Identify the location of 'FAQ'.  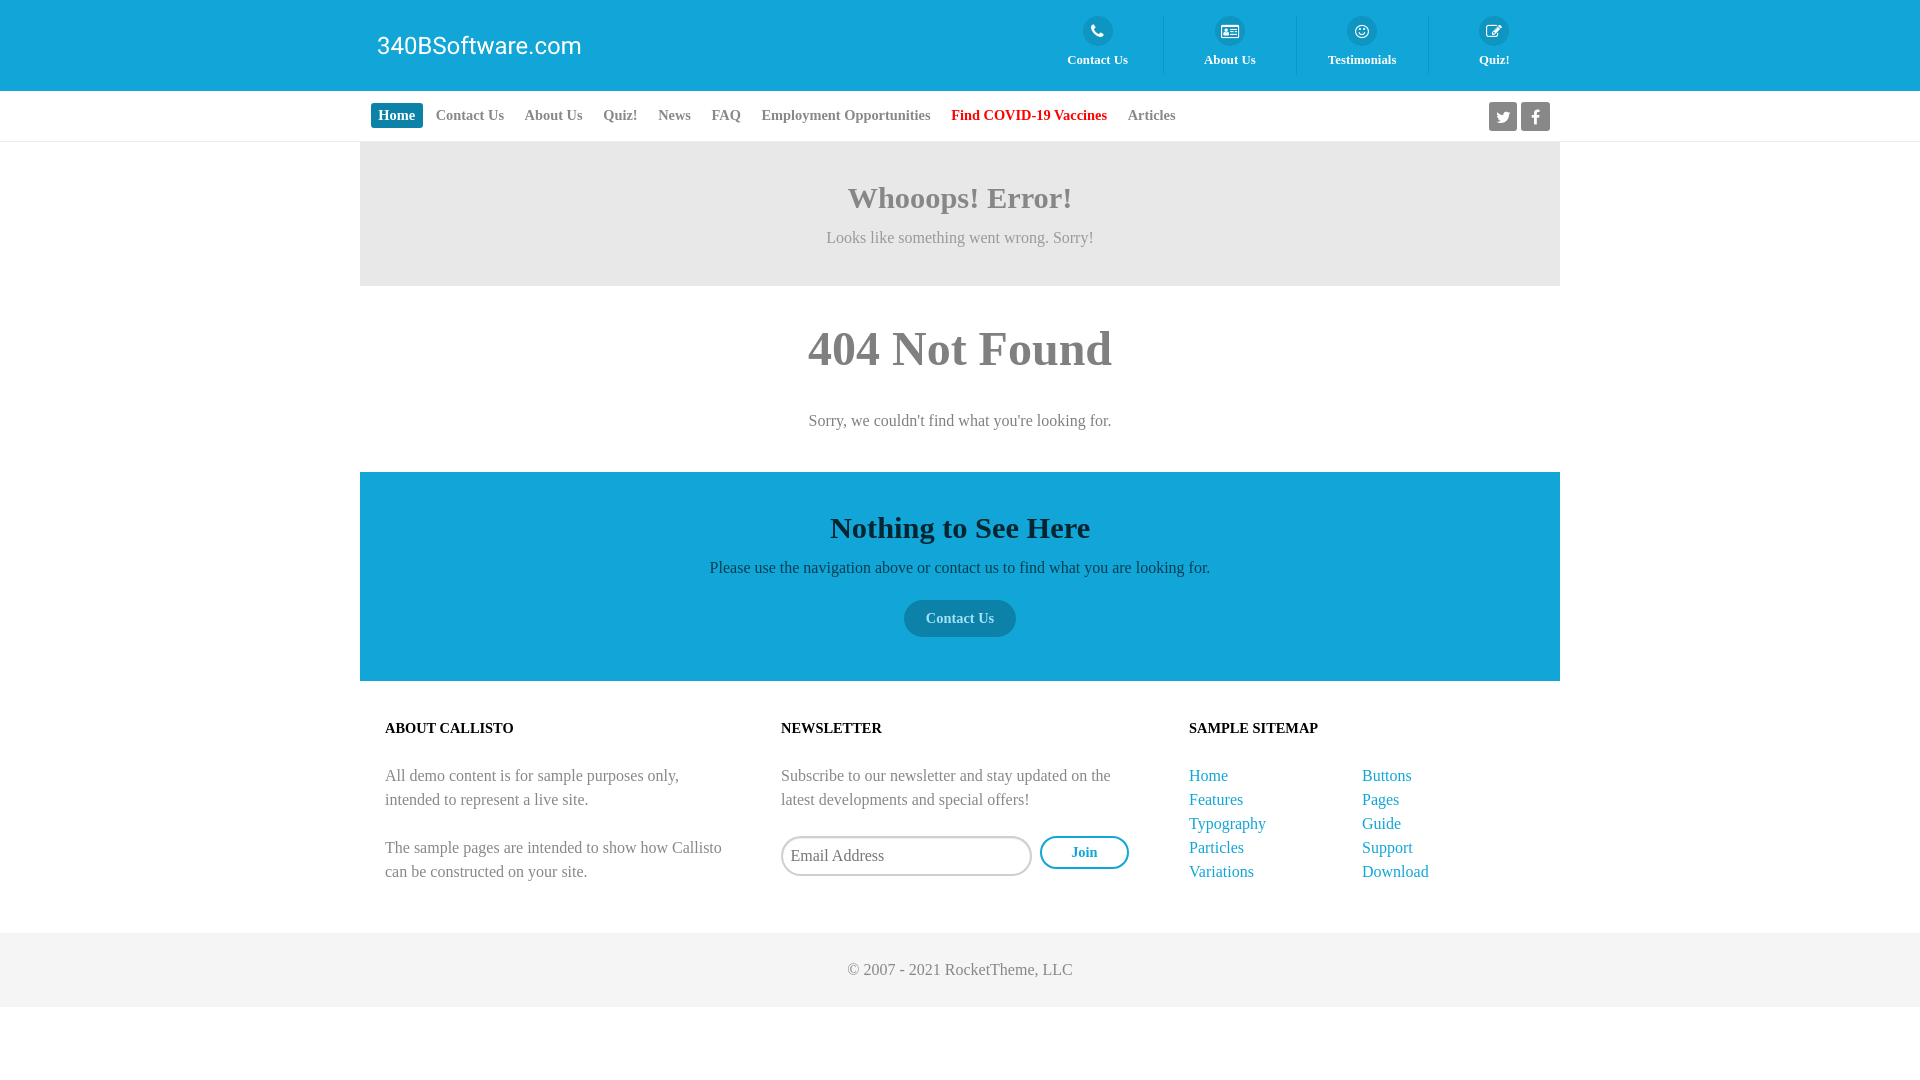
(724, 115).